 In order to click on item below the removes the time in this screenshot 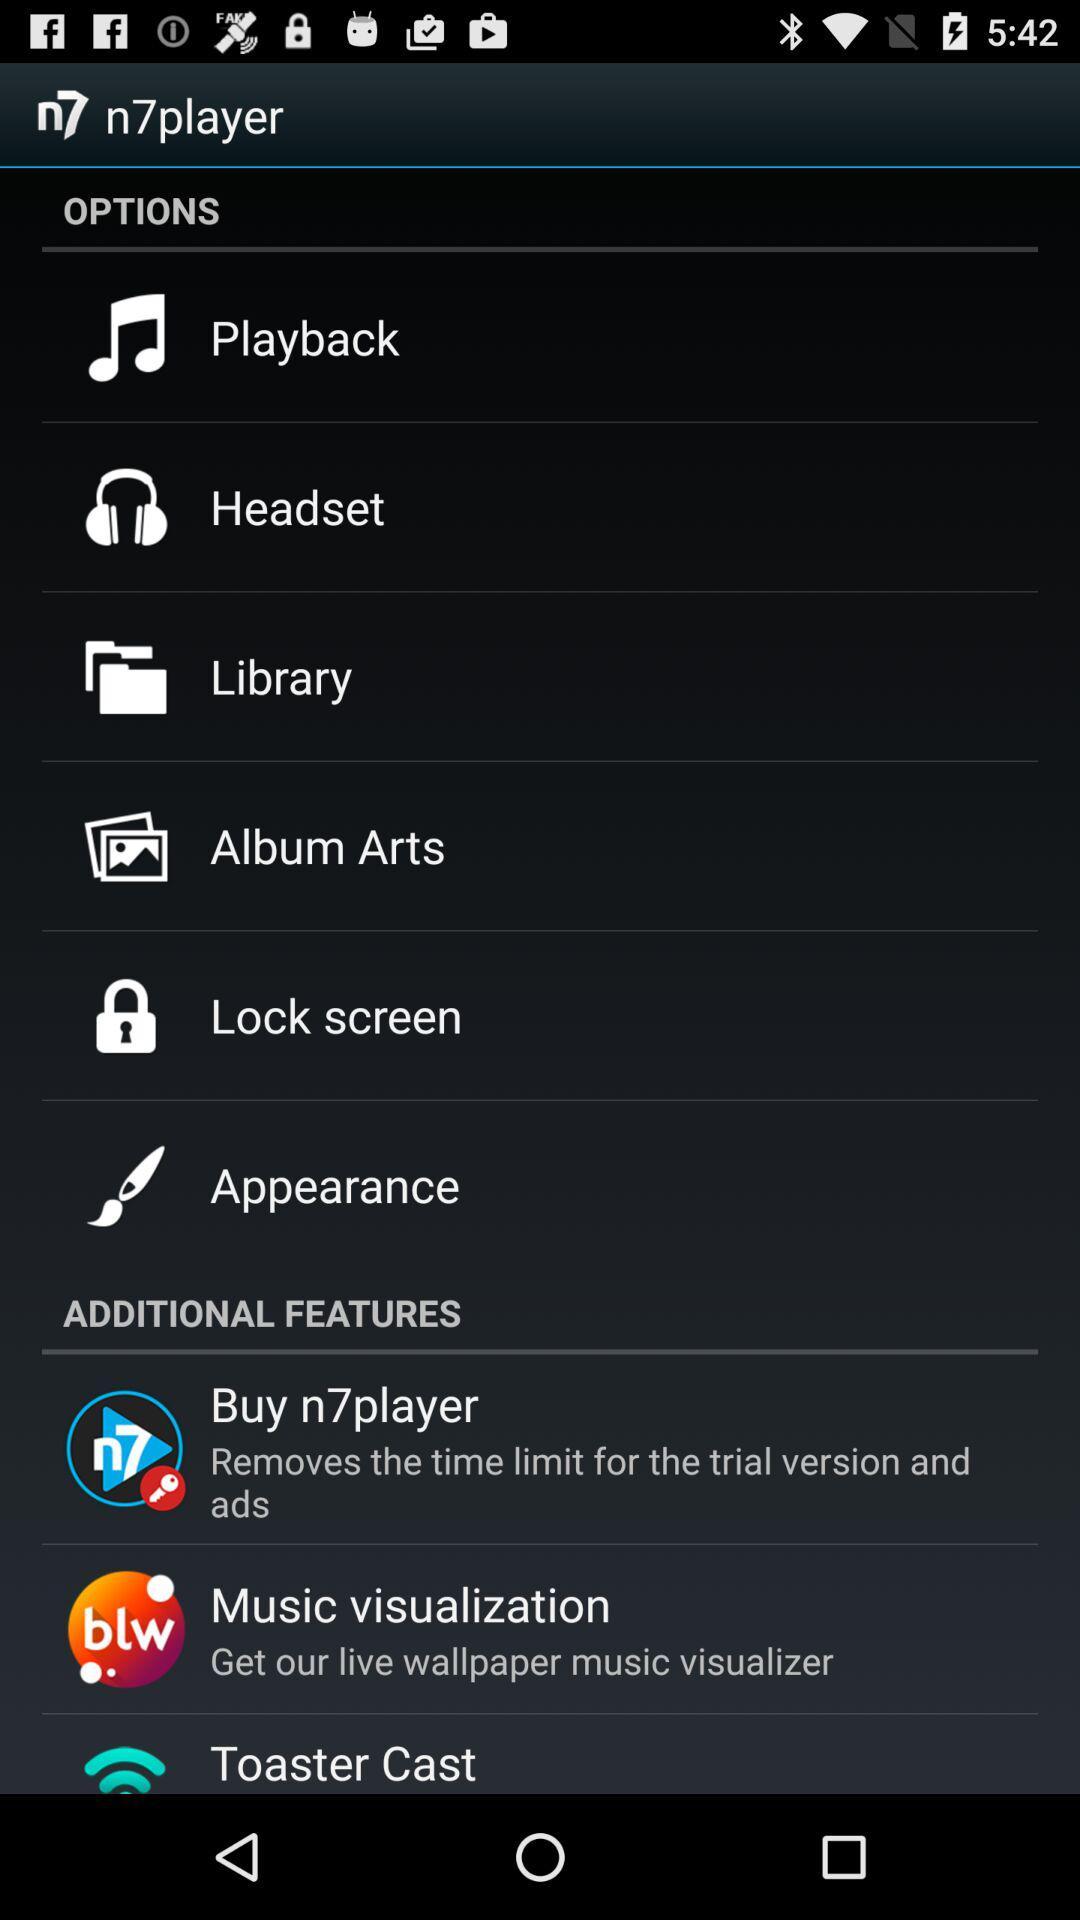, I will do `click(409, 1603)`.